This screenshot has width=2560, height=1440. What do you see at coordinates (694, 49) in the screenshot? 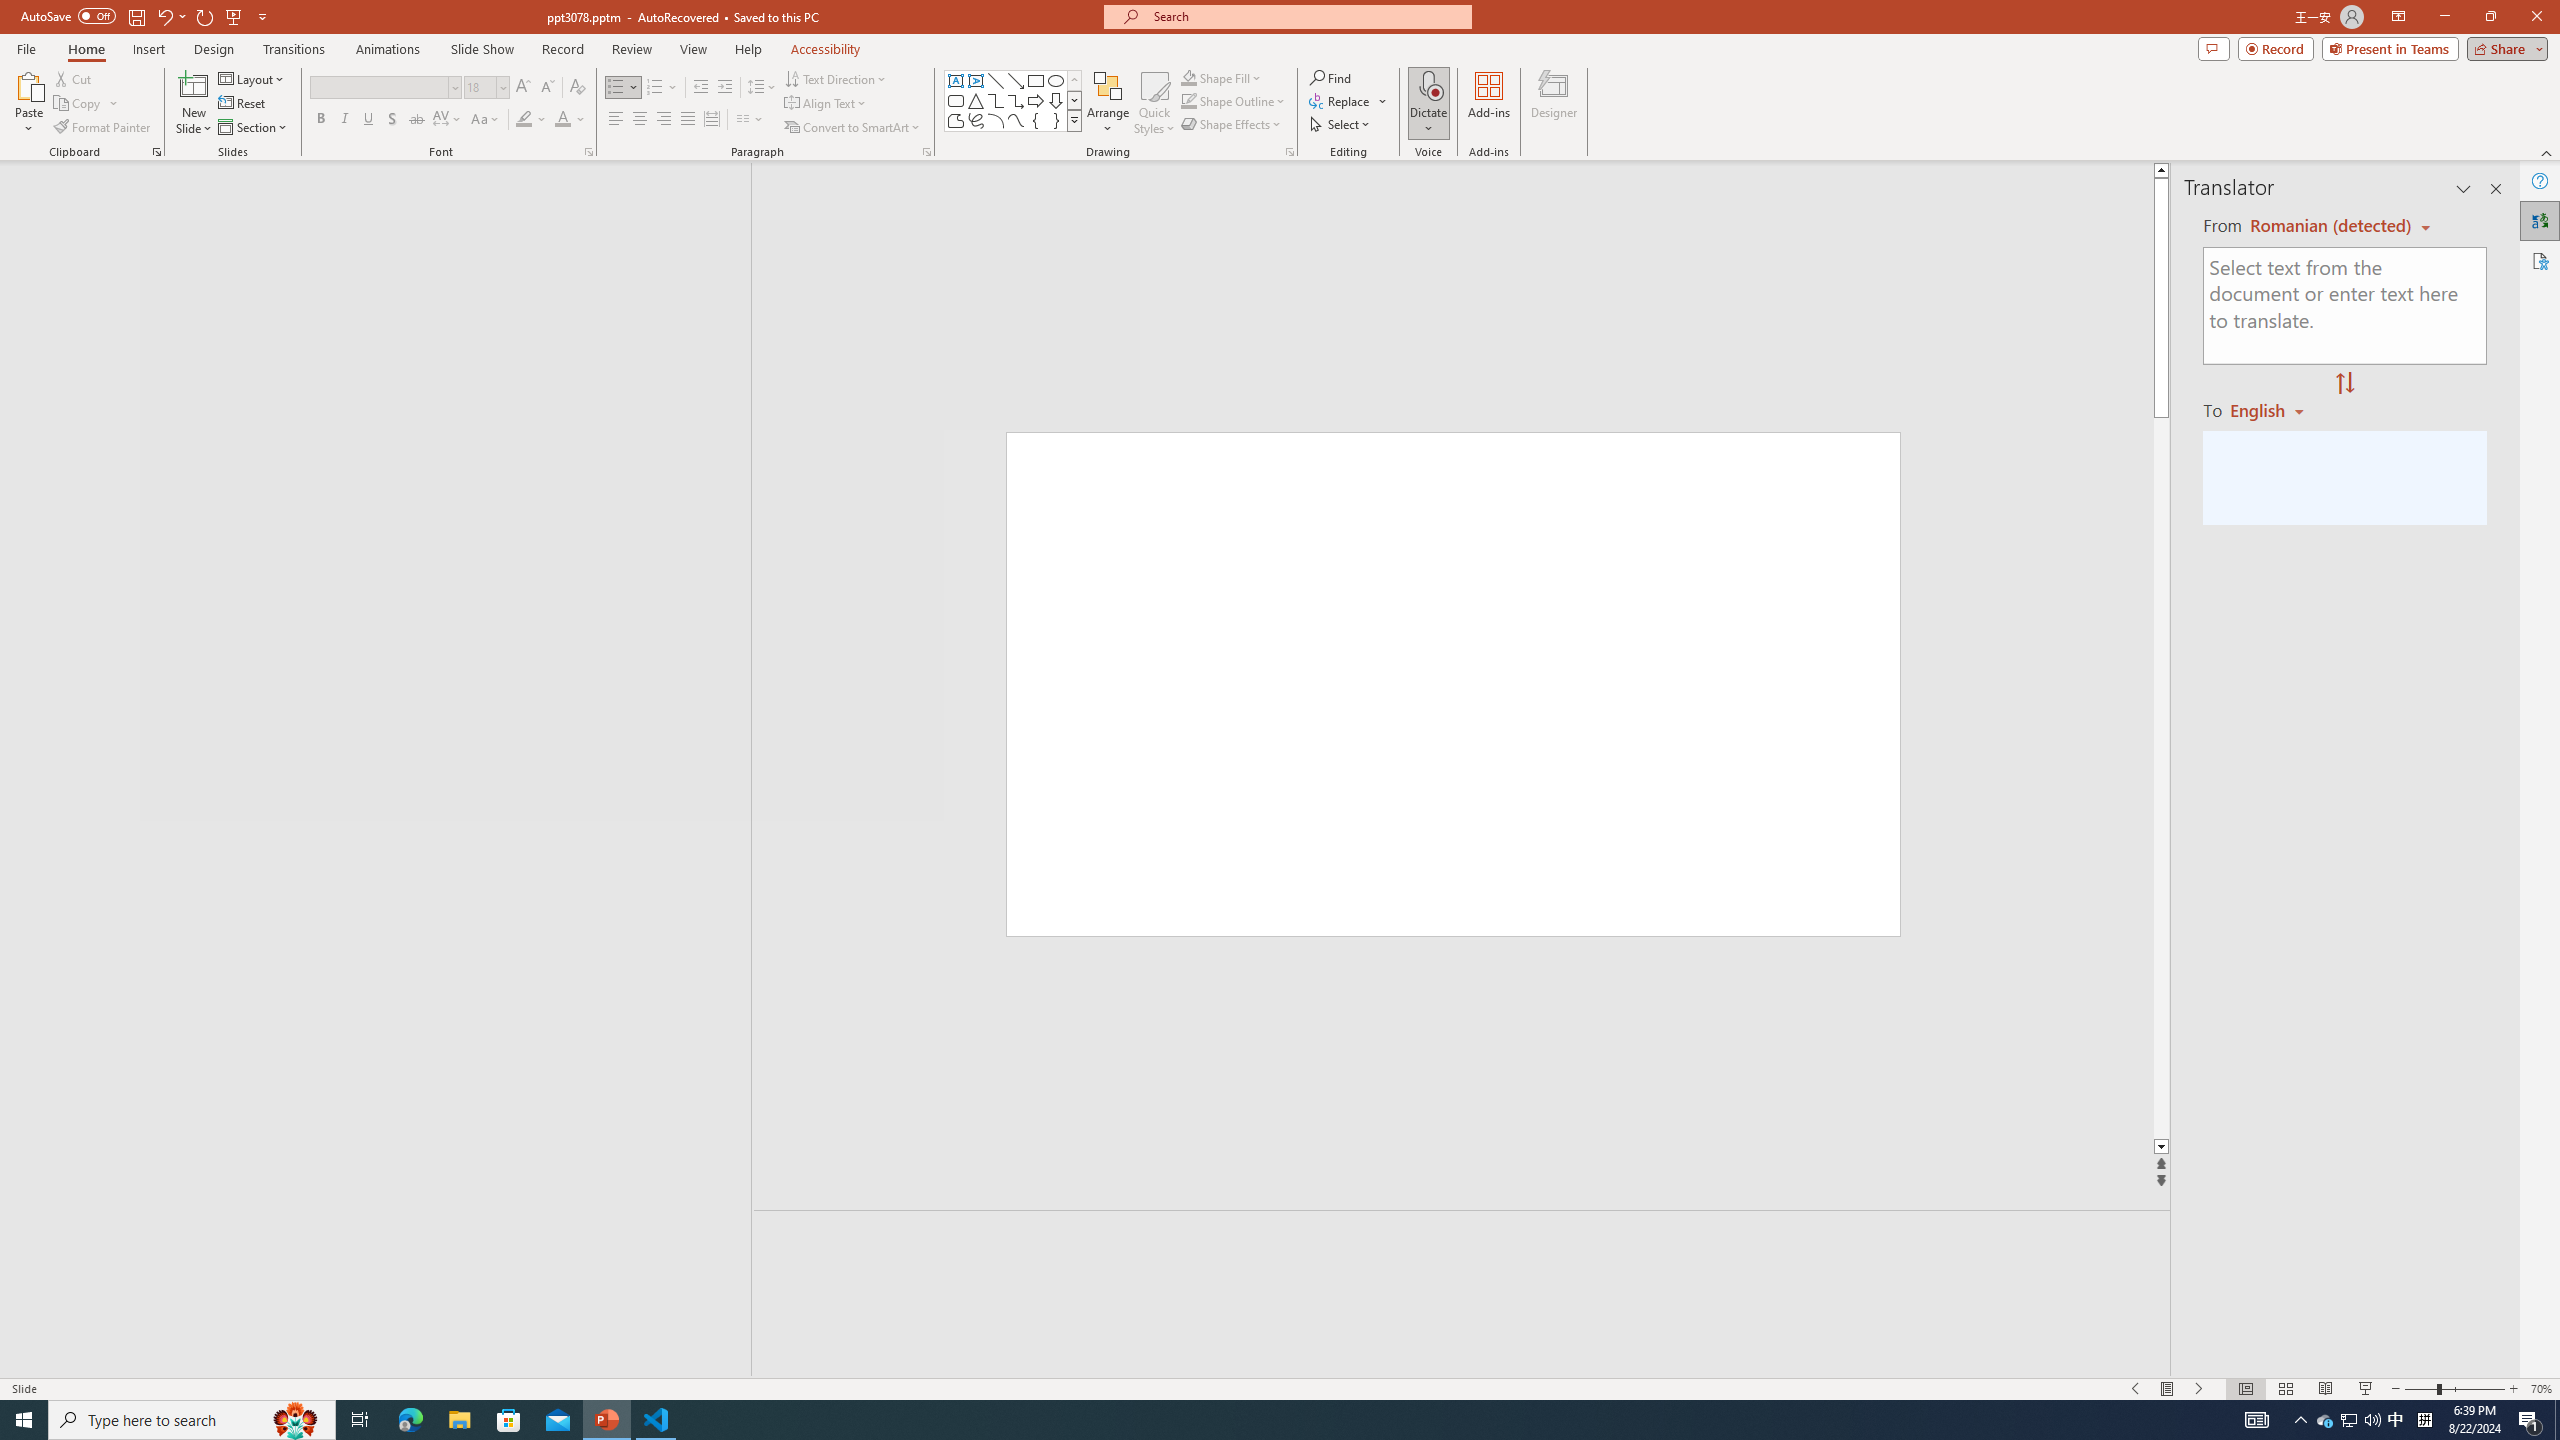
I see `'View'` at bounding box center [694, 49].